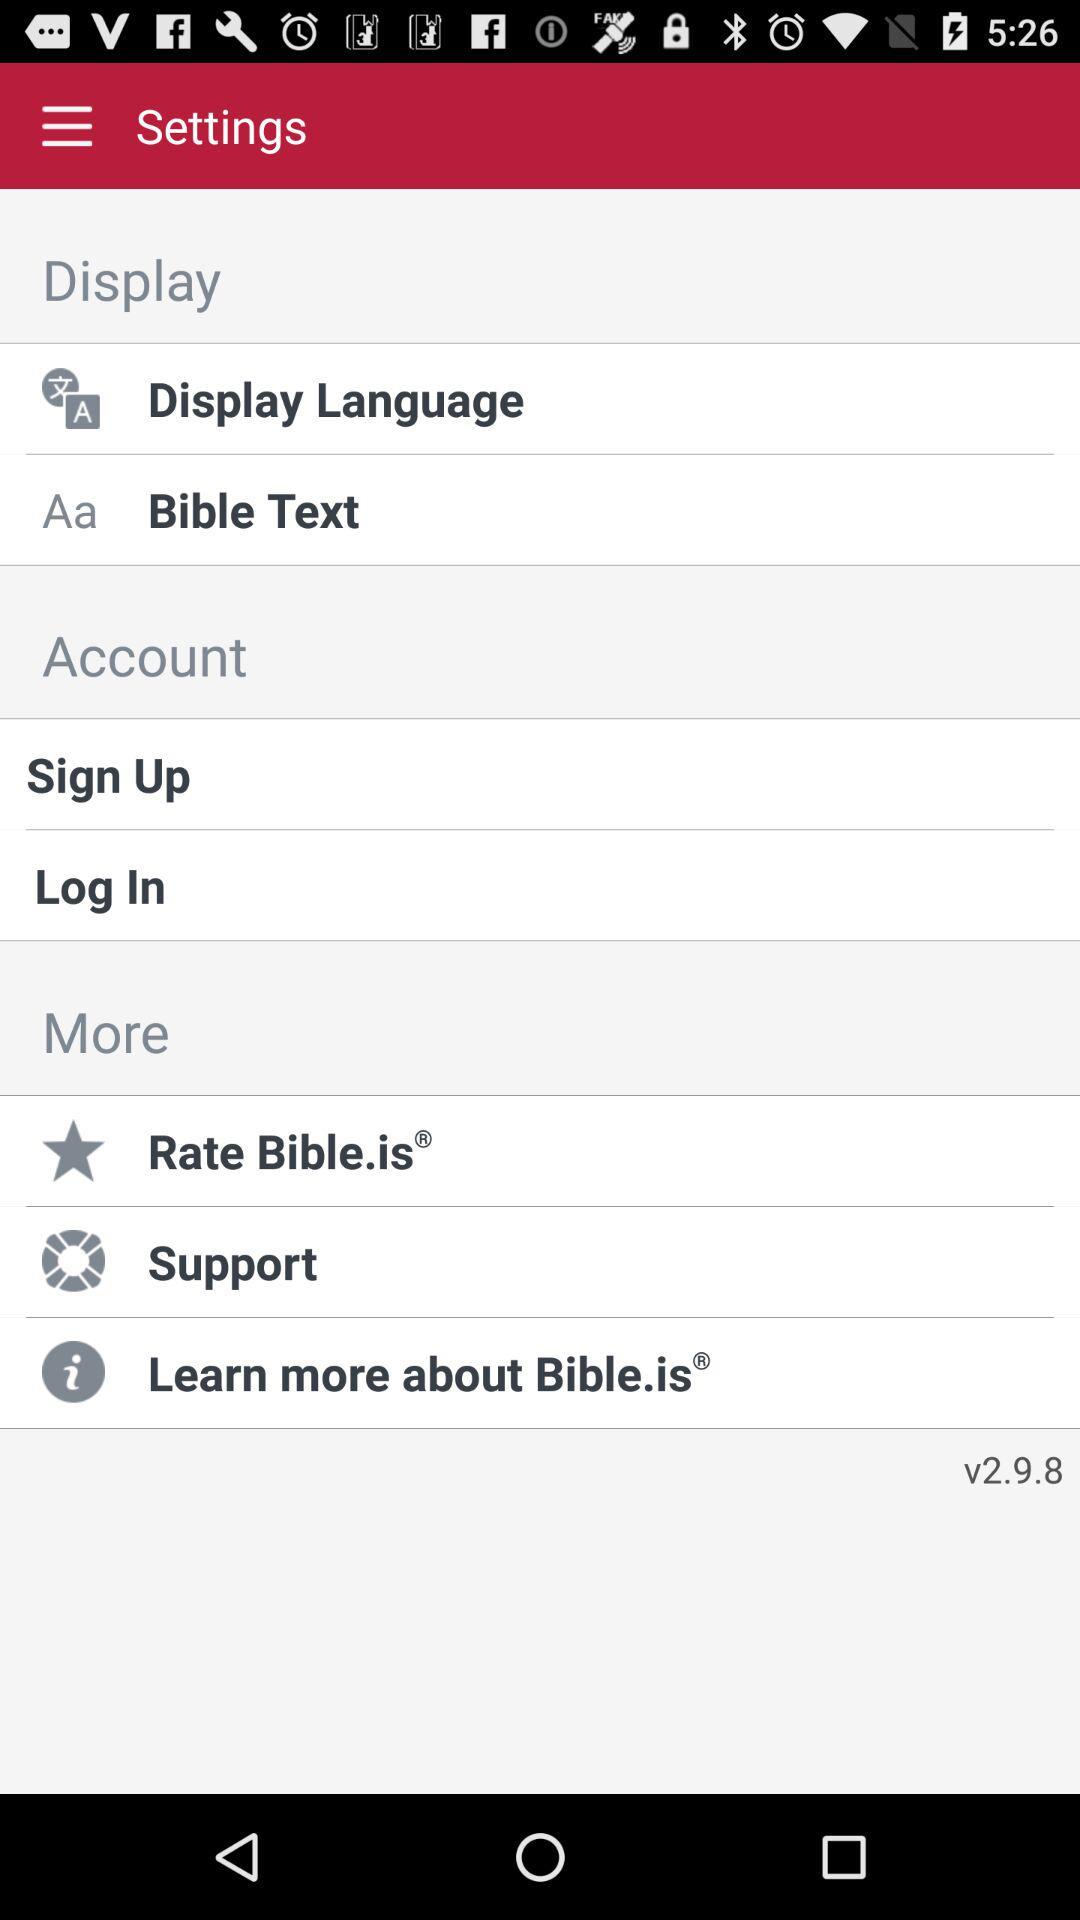 This screenshot has width=1080, height=1920. What do you see at coordinates (76, 1260) in the screenshot?
I see `the icon which is below the star icon` at bounding box center [76, 1260].